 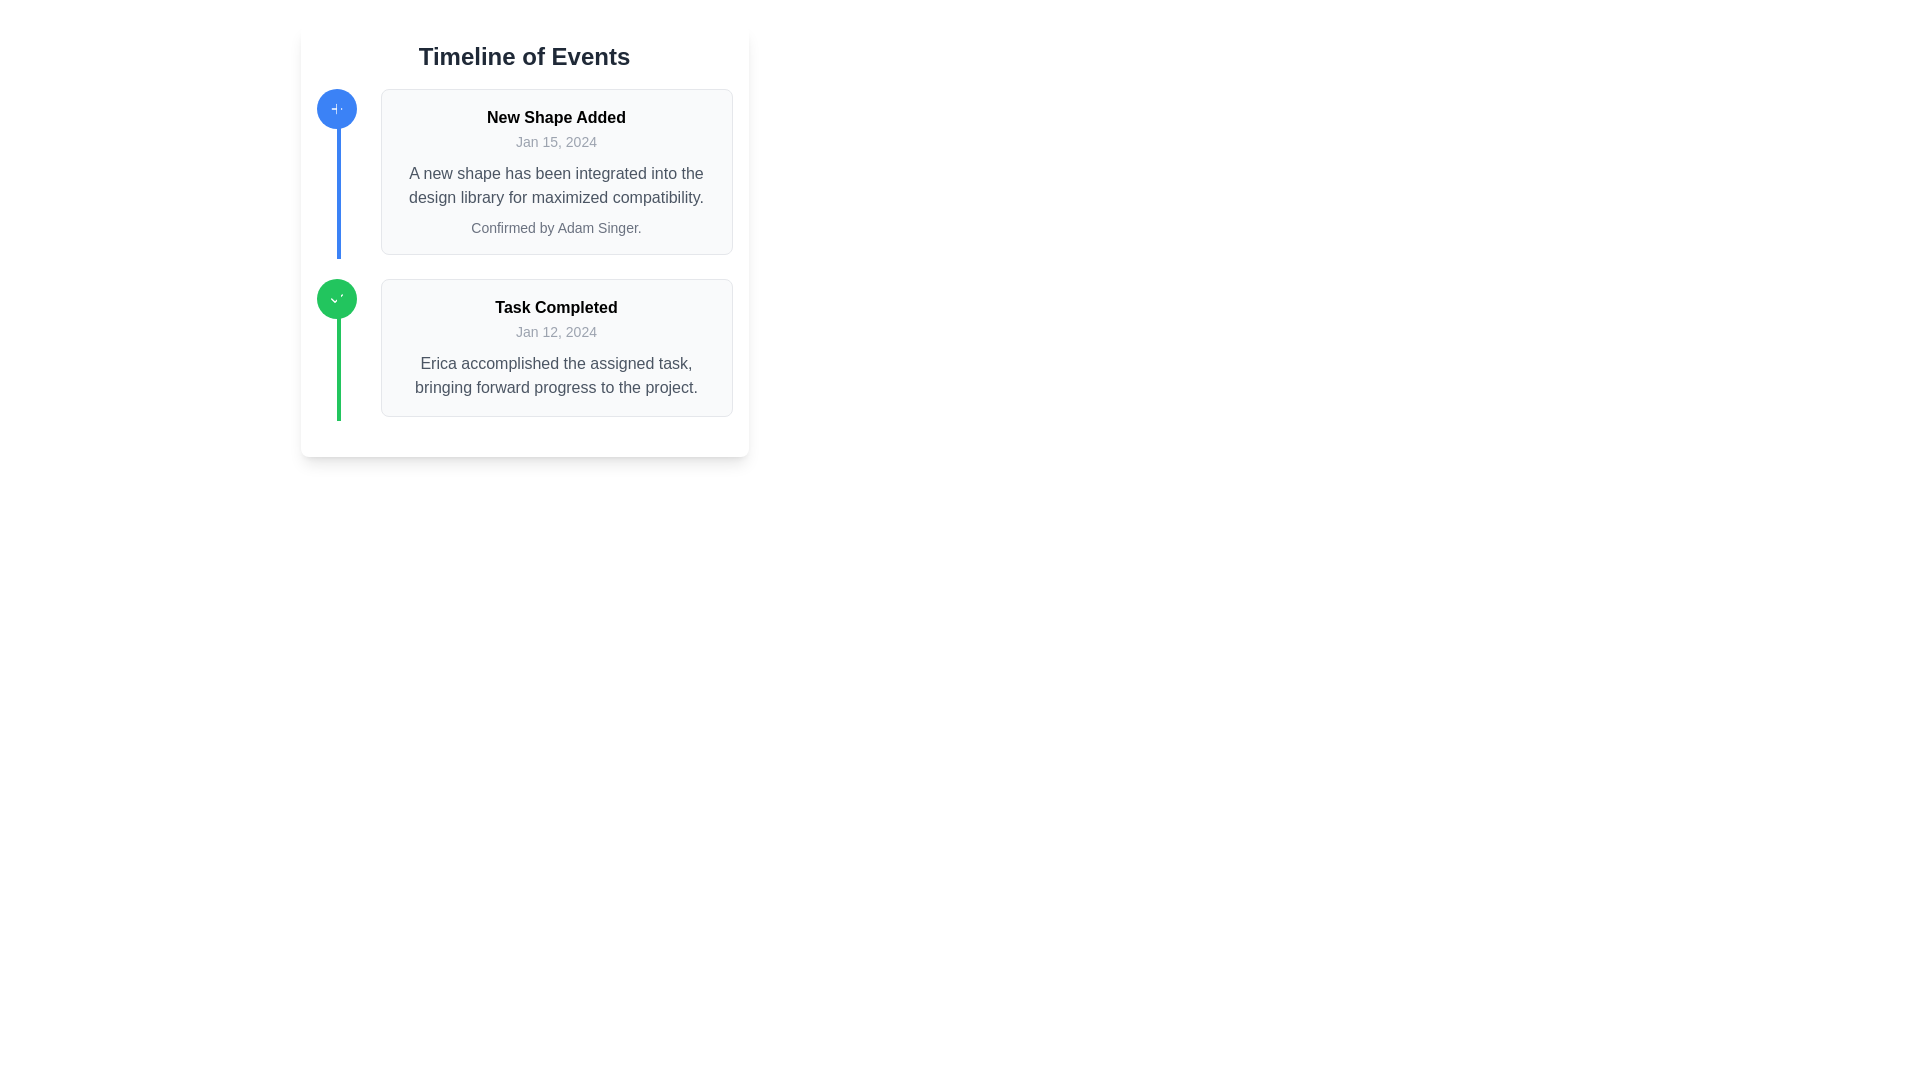 What do you see at coordinates (556, 171) in the screenshot?
I see `the informational card displaying the event titled 'New Shape Added' within the timeline section` at bounding box center [556, 171].